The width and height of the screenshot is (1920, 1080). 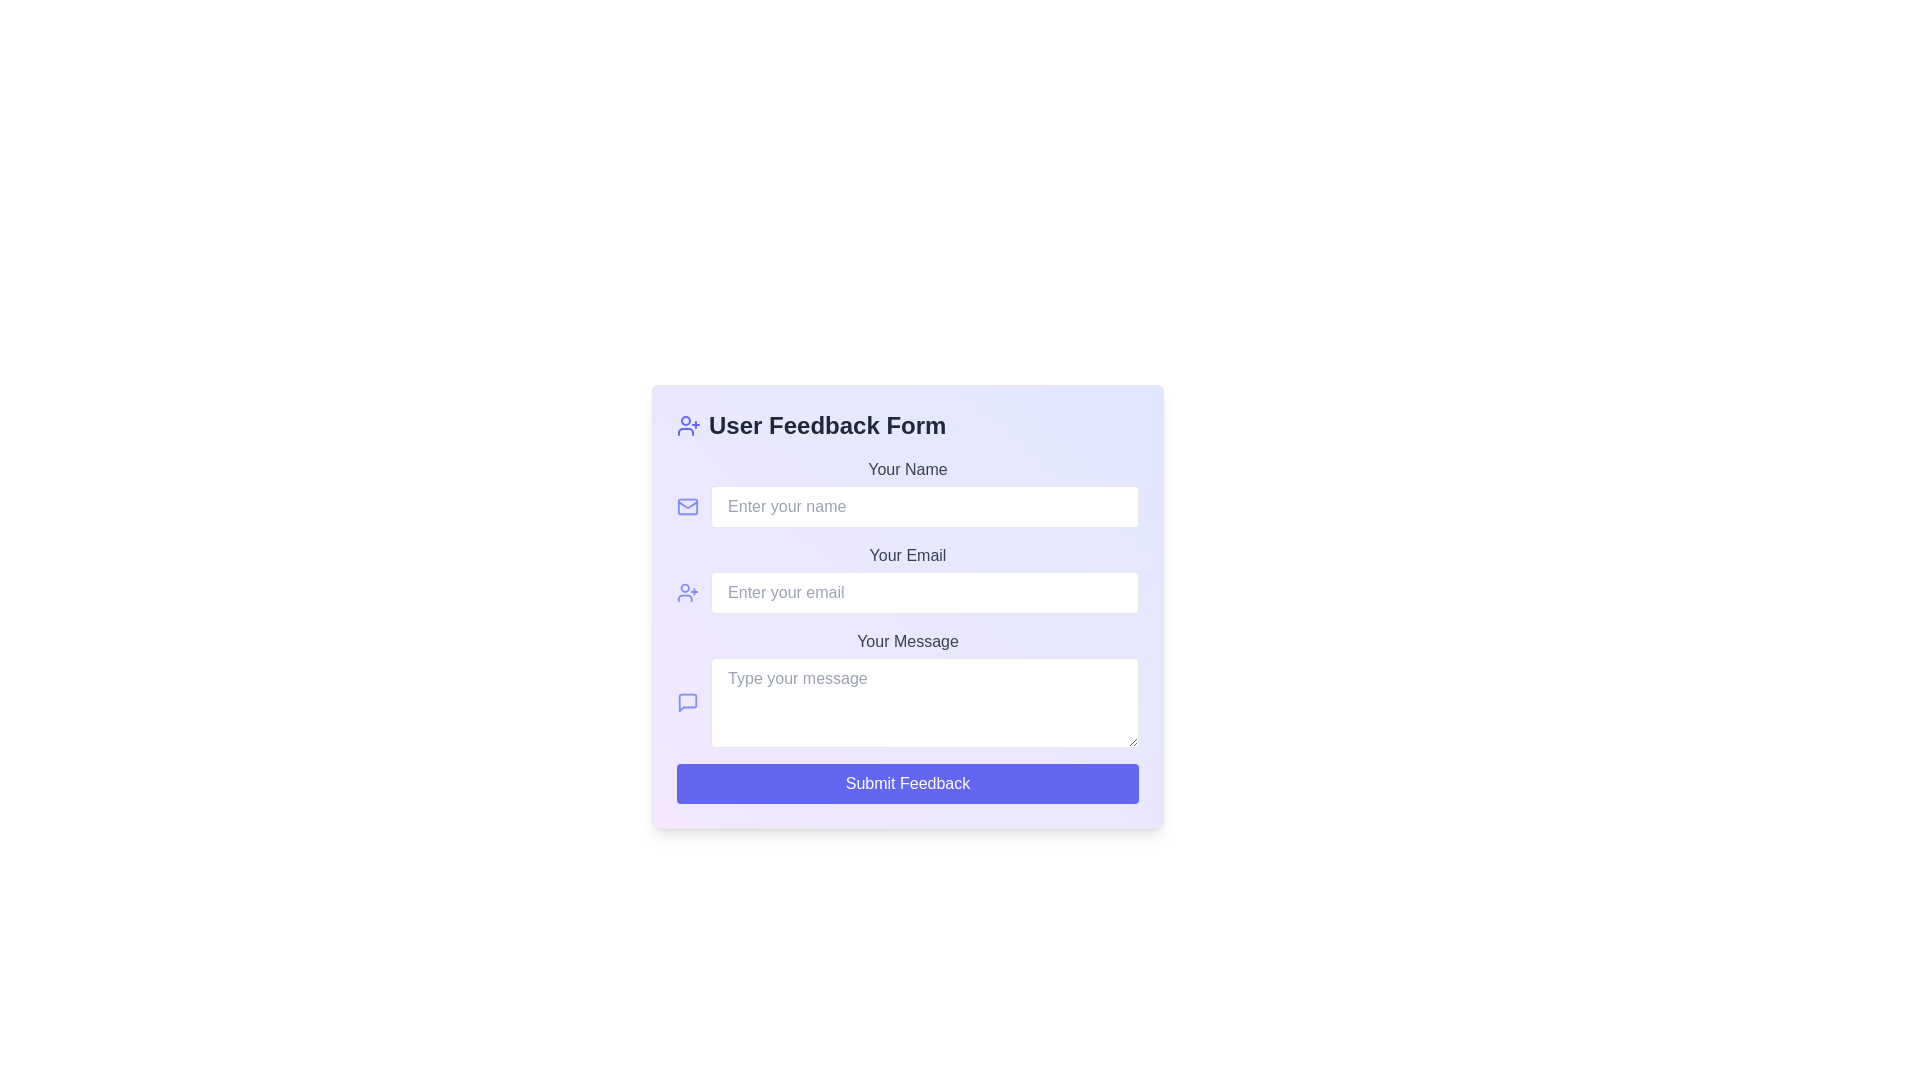 What do you see at coordinates (688, 701) in the screenshot?
I see `the speech bubble icon located to the left of the input field labeled 'Your Message'` at bounding box center [688, 701].